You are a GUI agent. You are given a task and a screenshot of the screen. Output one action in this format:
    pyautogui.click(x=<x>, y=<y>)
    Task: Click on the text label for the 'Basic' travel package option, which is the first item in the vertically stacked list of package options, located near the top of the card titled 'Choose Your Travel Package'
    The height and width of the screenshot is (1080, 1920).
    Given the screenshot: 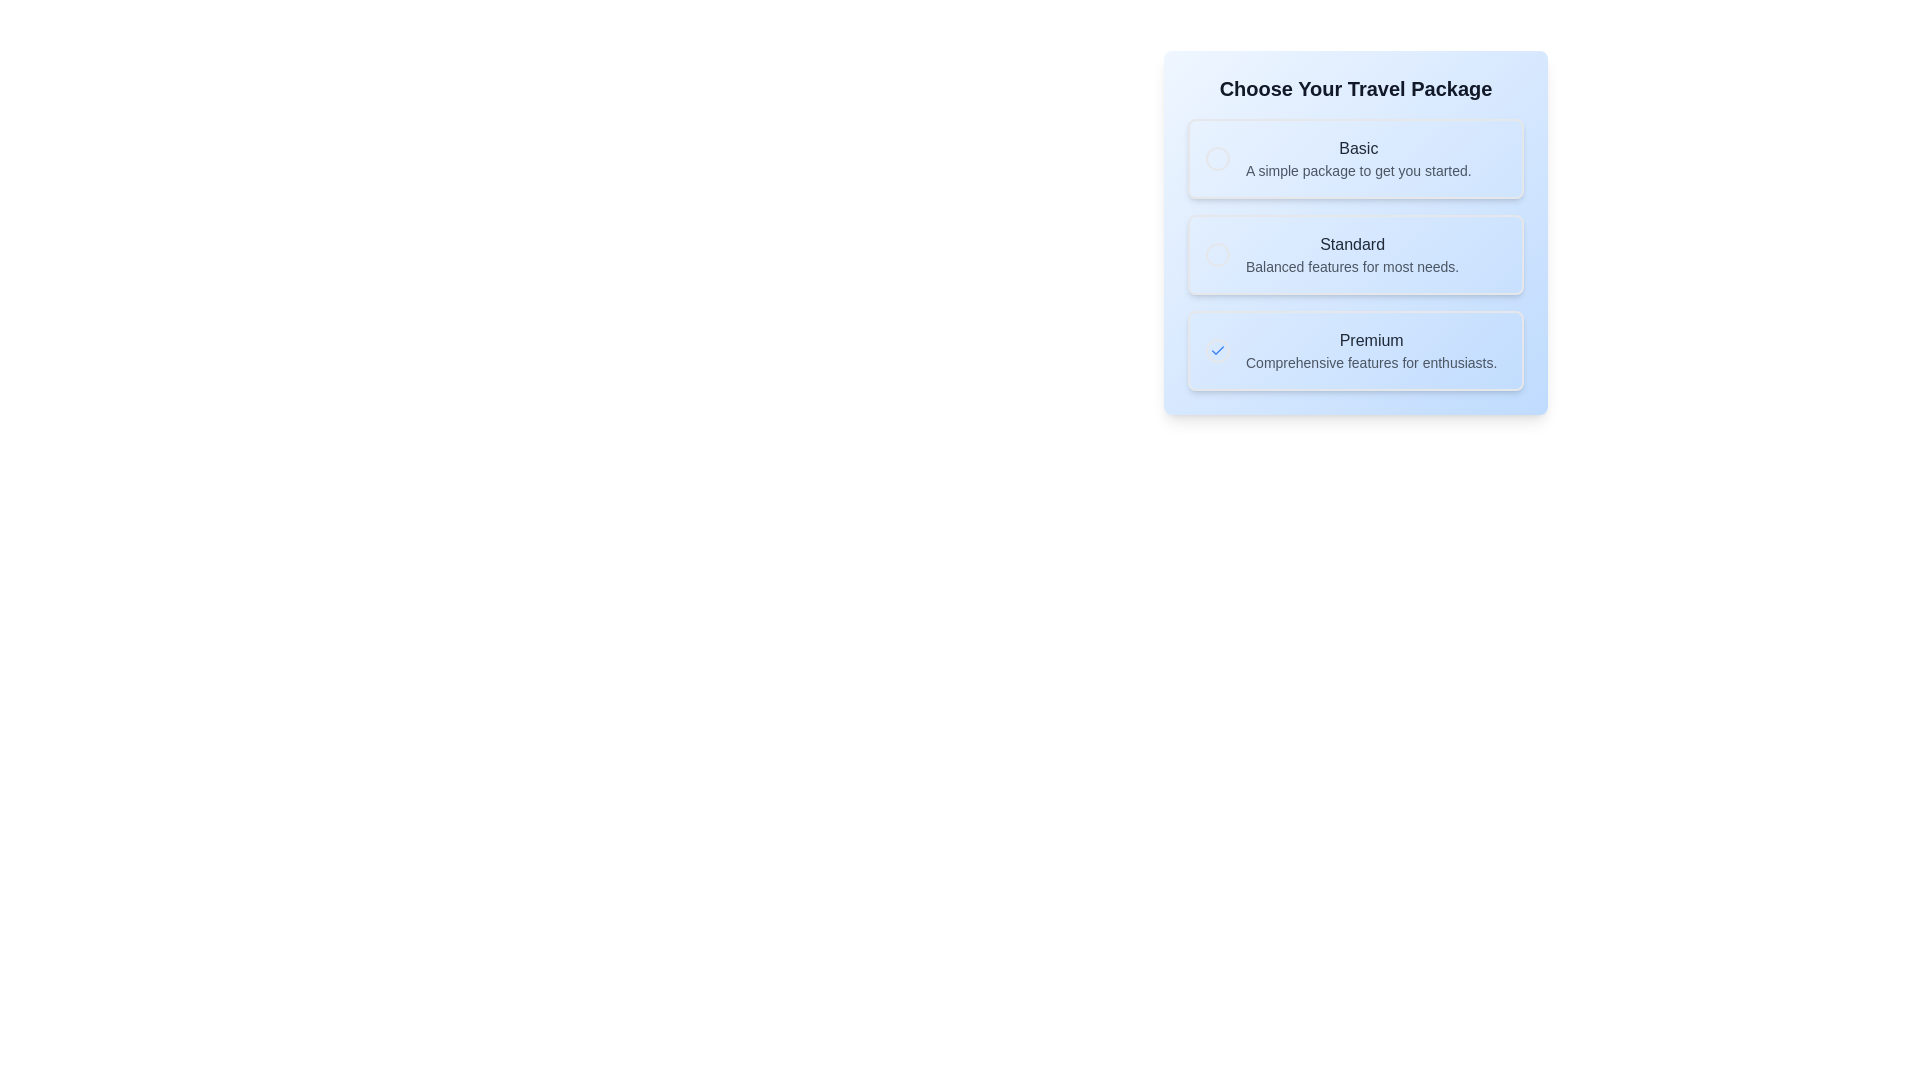 What is the action you would take?
    pyautogui.click(x=1358, y=157)
    